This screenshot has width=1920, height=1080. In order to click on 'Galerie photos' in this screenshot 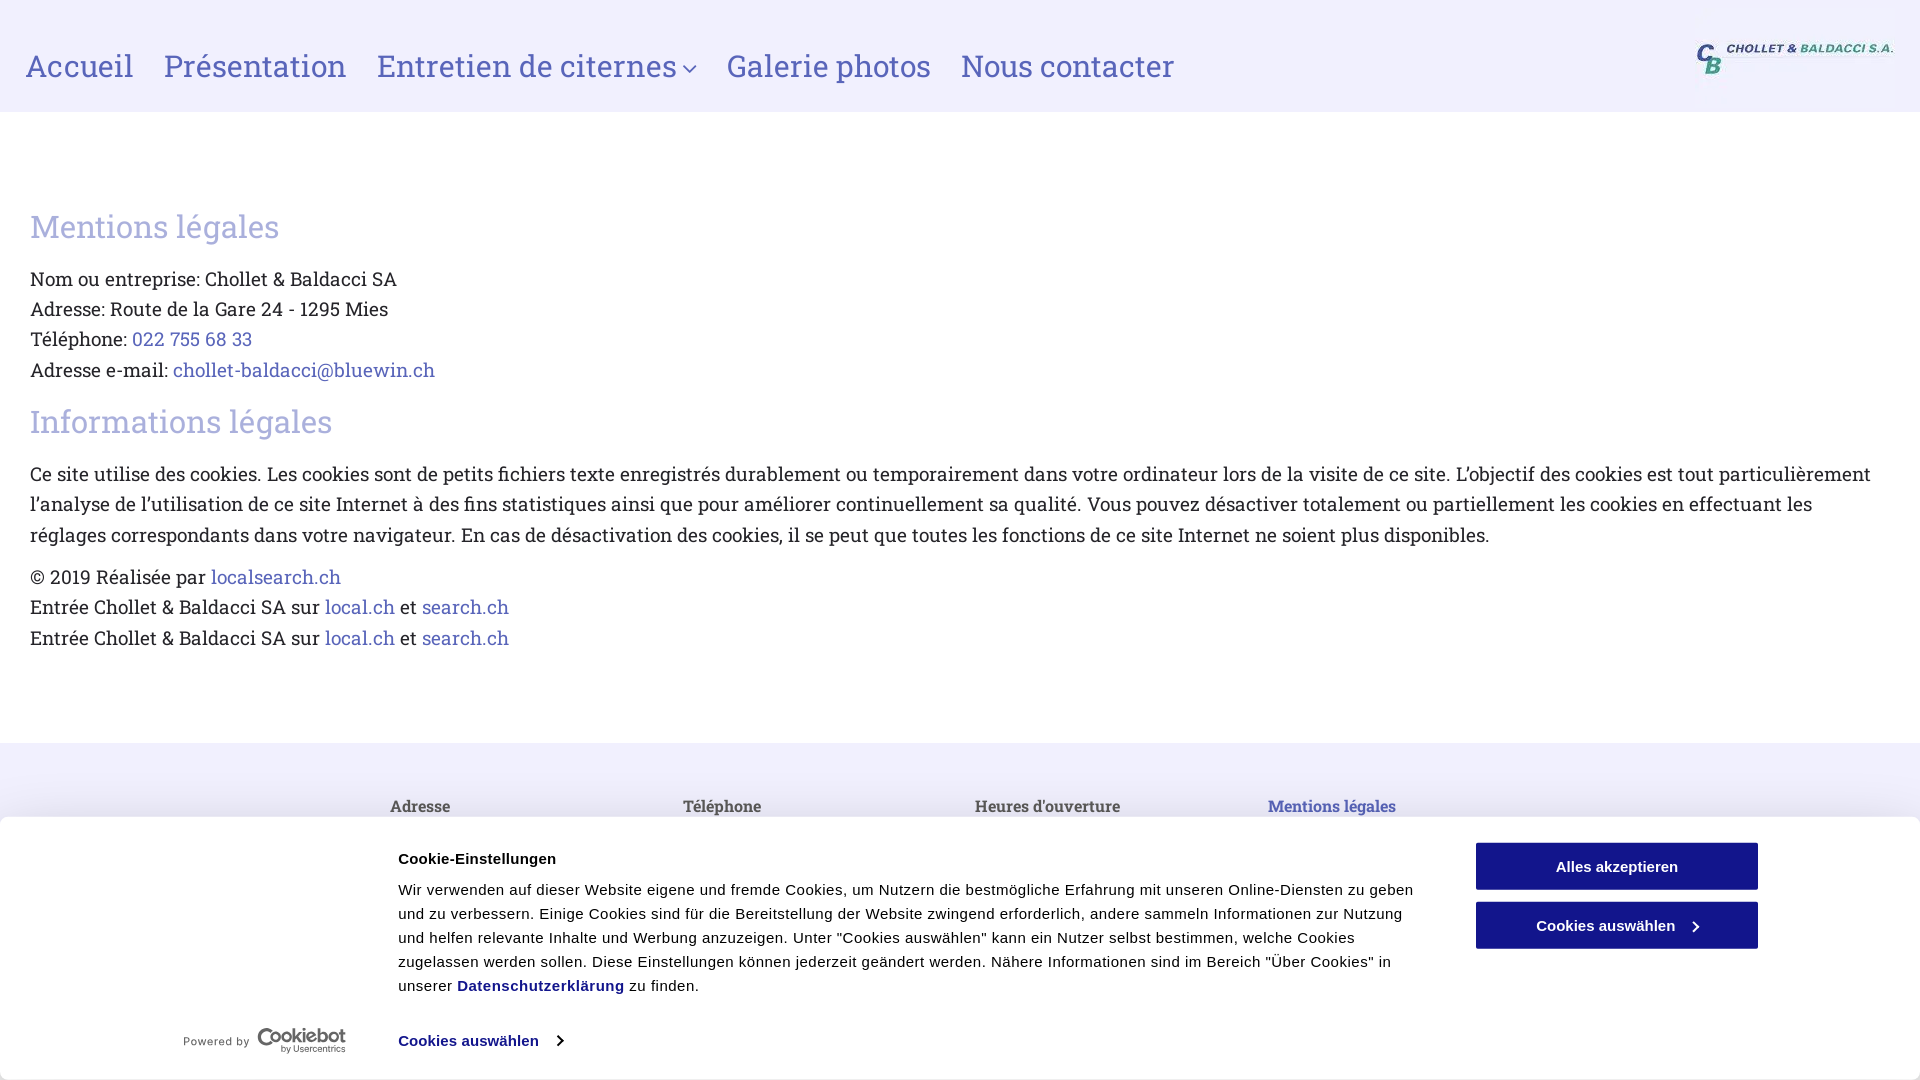, I will do `click(829, 65)`.